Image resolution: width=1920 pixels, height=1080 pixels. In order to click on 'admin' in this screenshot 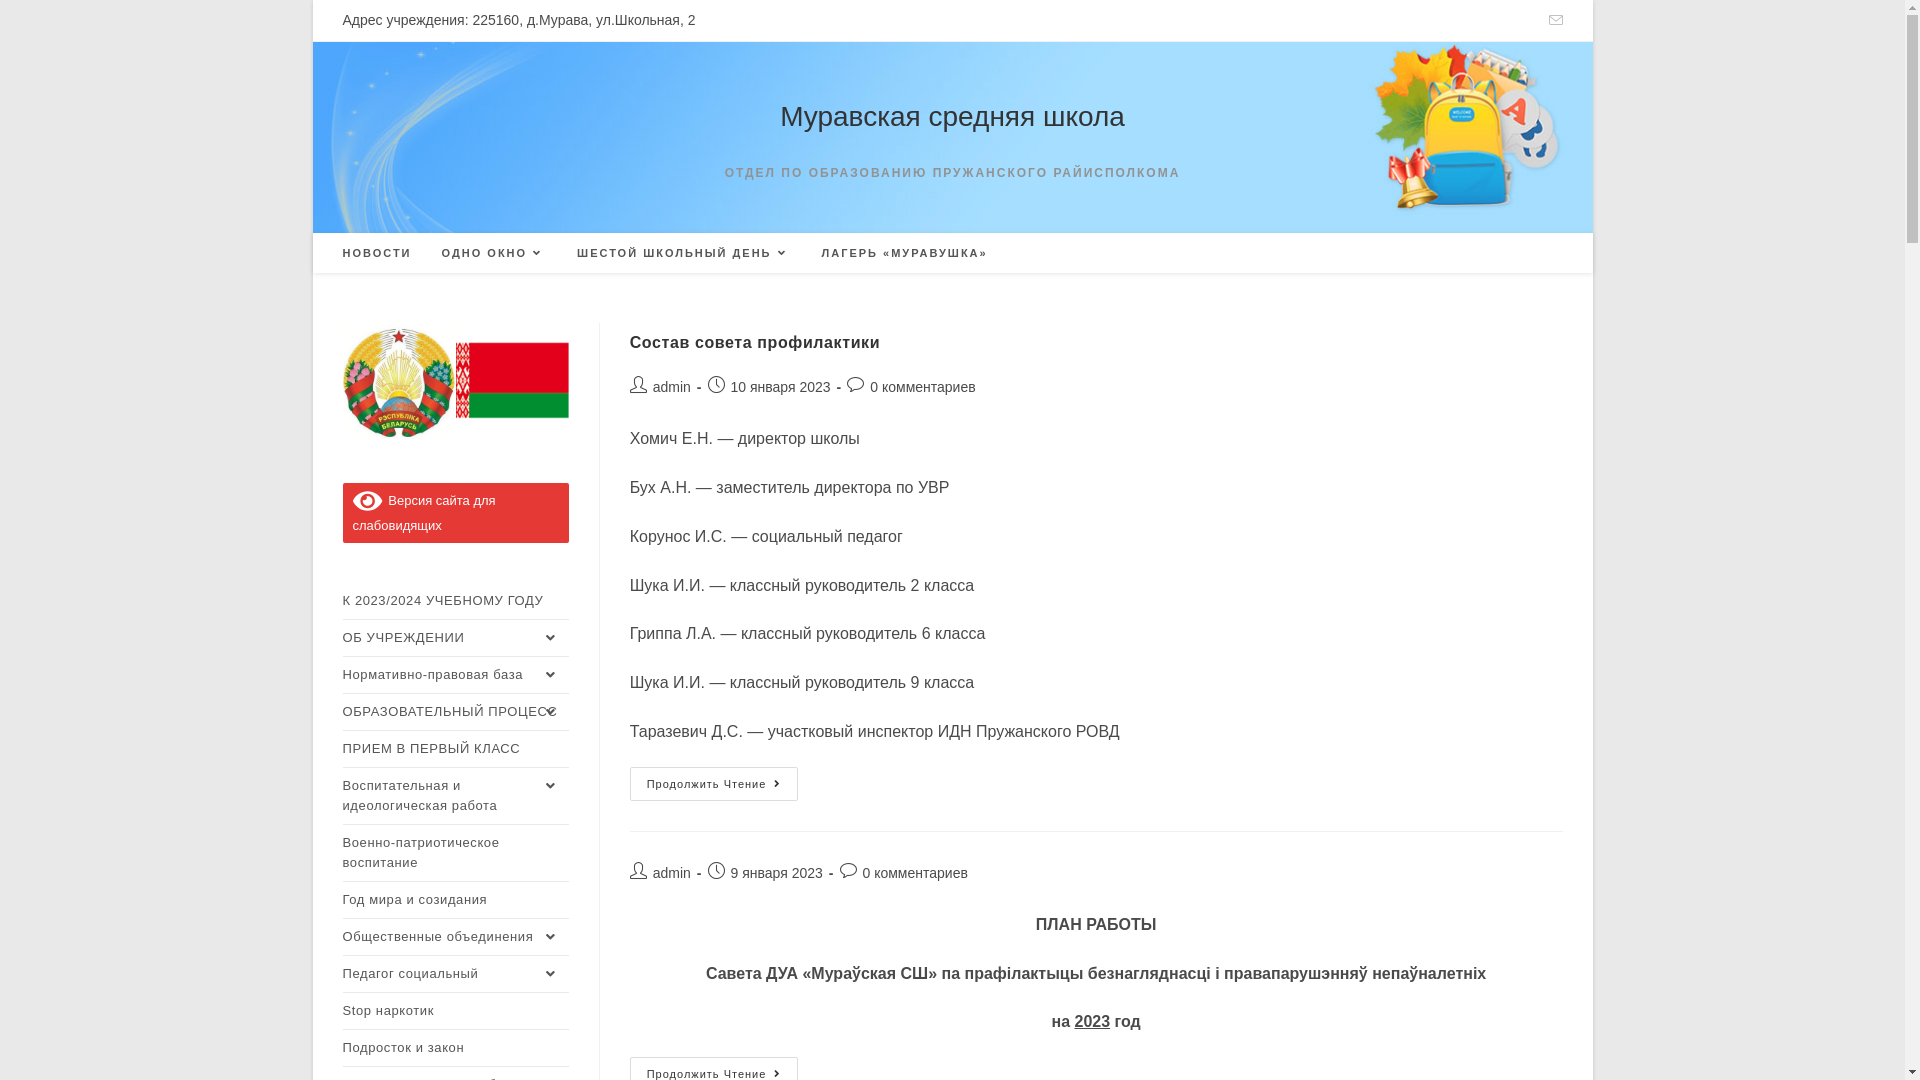, I will do `click(652, 386)`.